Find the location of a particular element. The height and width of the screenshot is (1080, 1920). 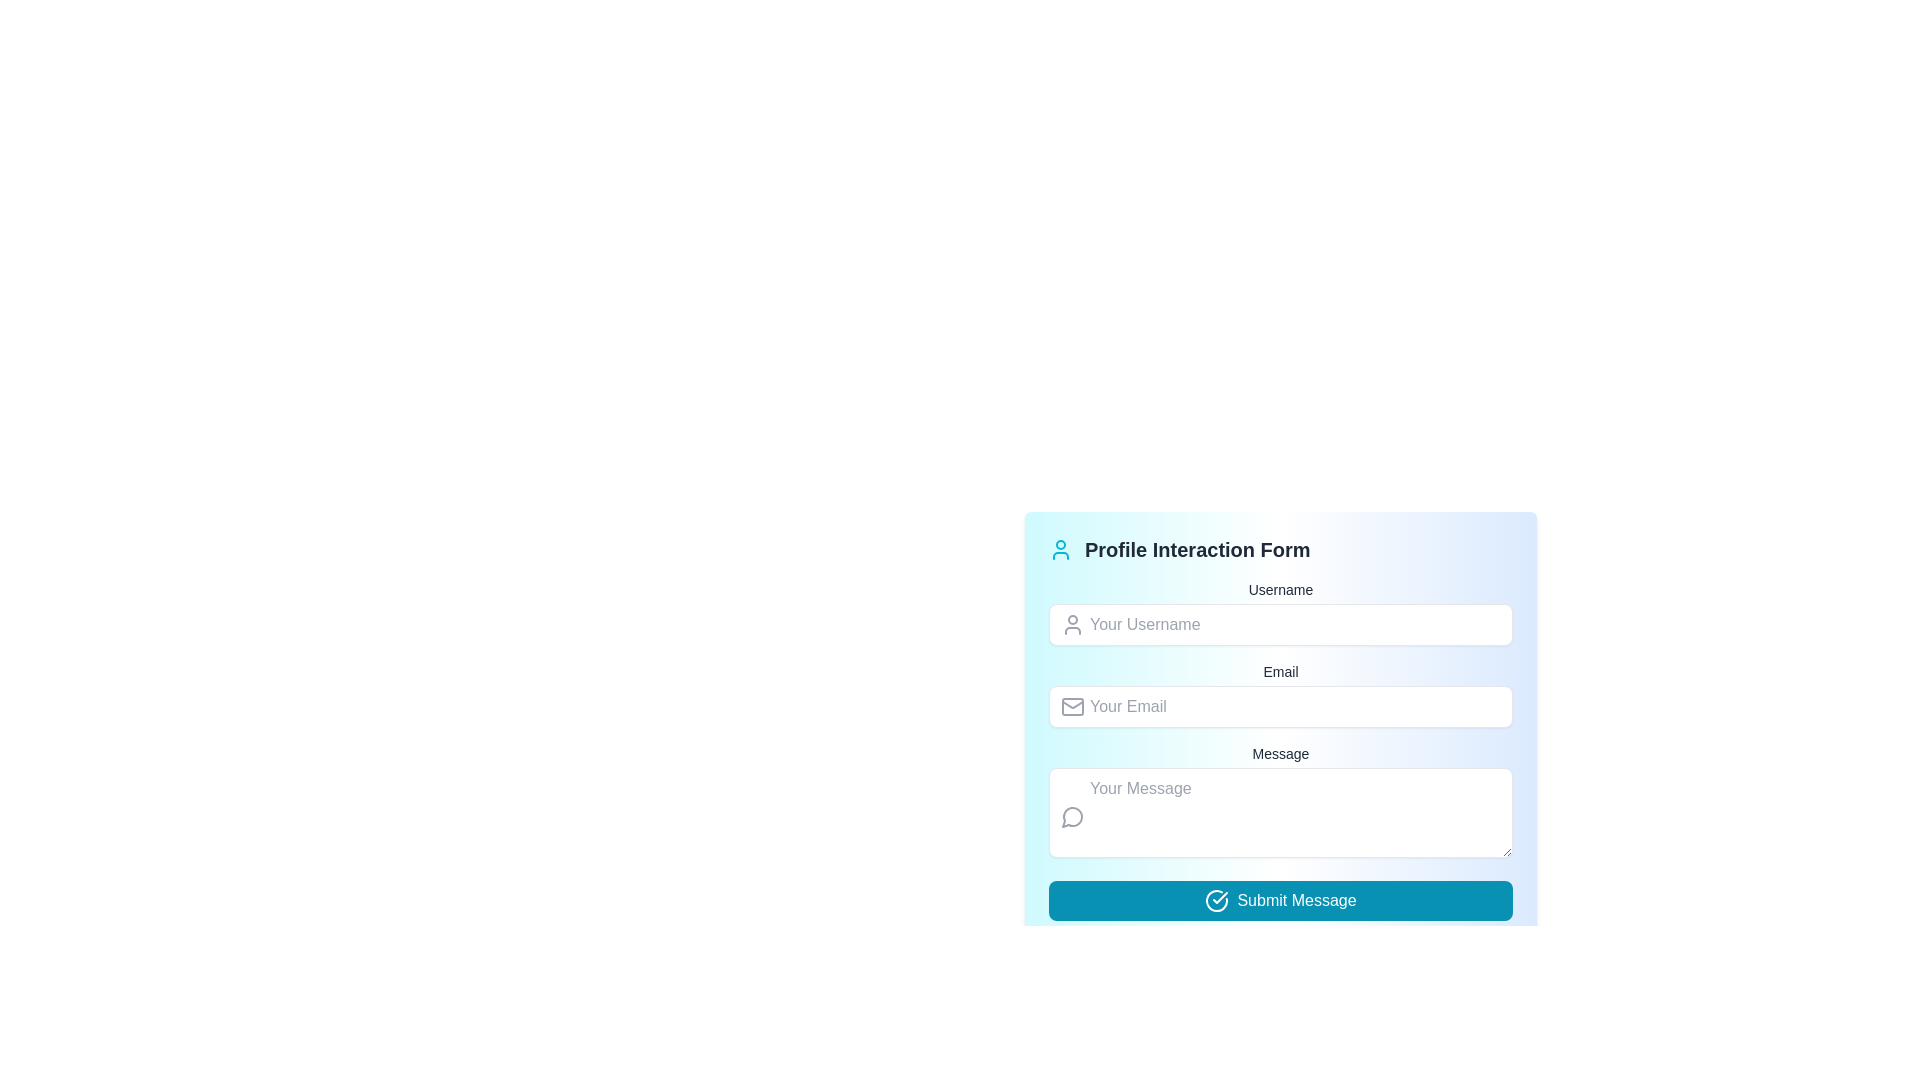

the third input field (textarea) to focus and begin typing is located at coordinates (1281, 802).